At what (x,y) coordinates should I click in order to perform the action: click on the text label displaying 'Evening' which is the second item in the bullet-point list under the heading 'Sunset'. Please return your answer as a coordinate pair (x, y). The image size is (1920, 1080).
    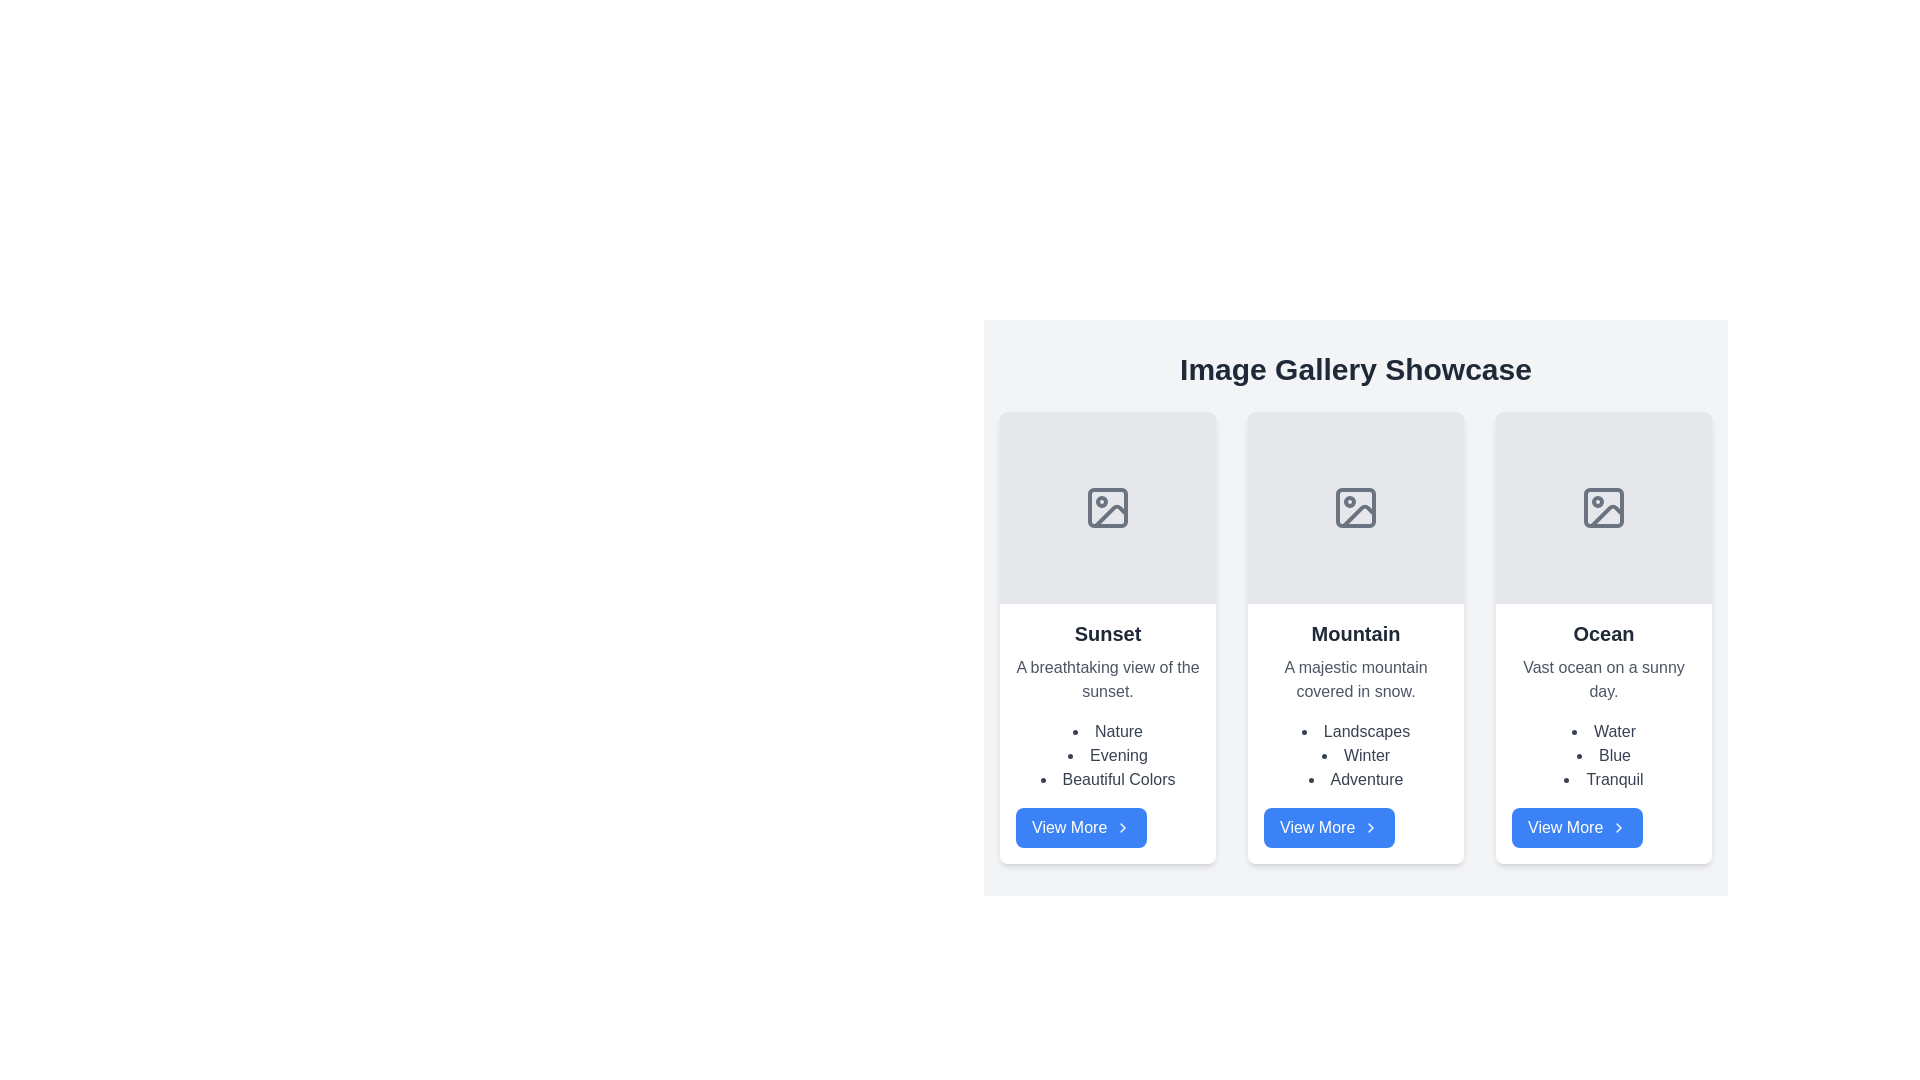
    Looking at the image, I should click on (1107, 756).